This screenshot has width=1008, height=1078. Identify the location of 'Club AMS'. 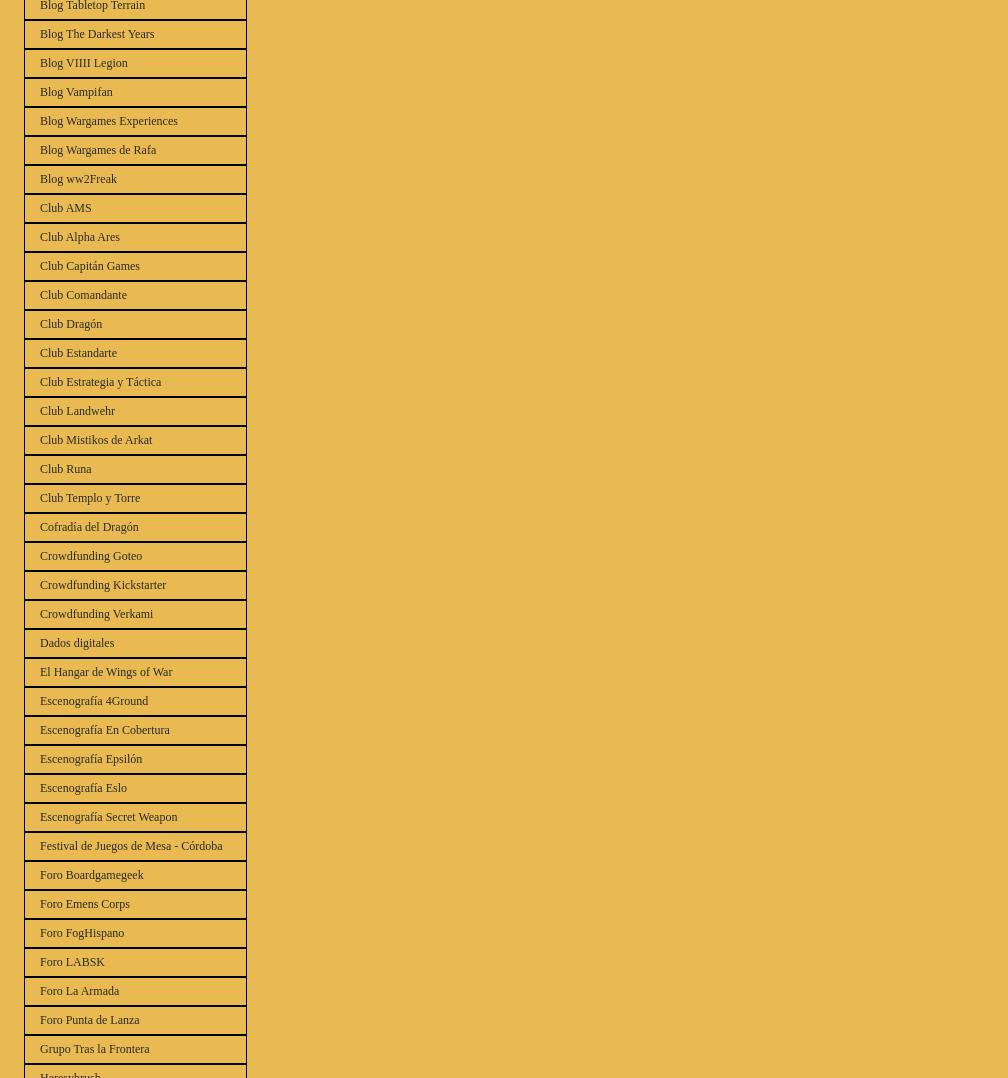
(65, 207).